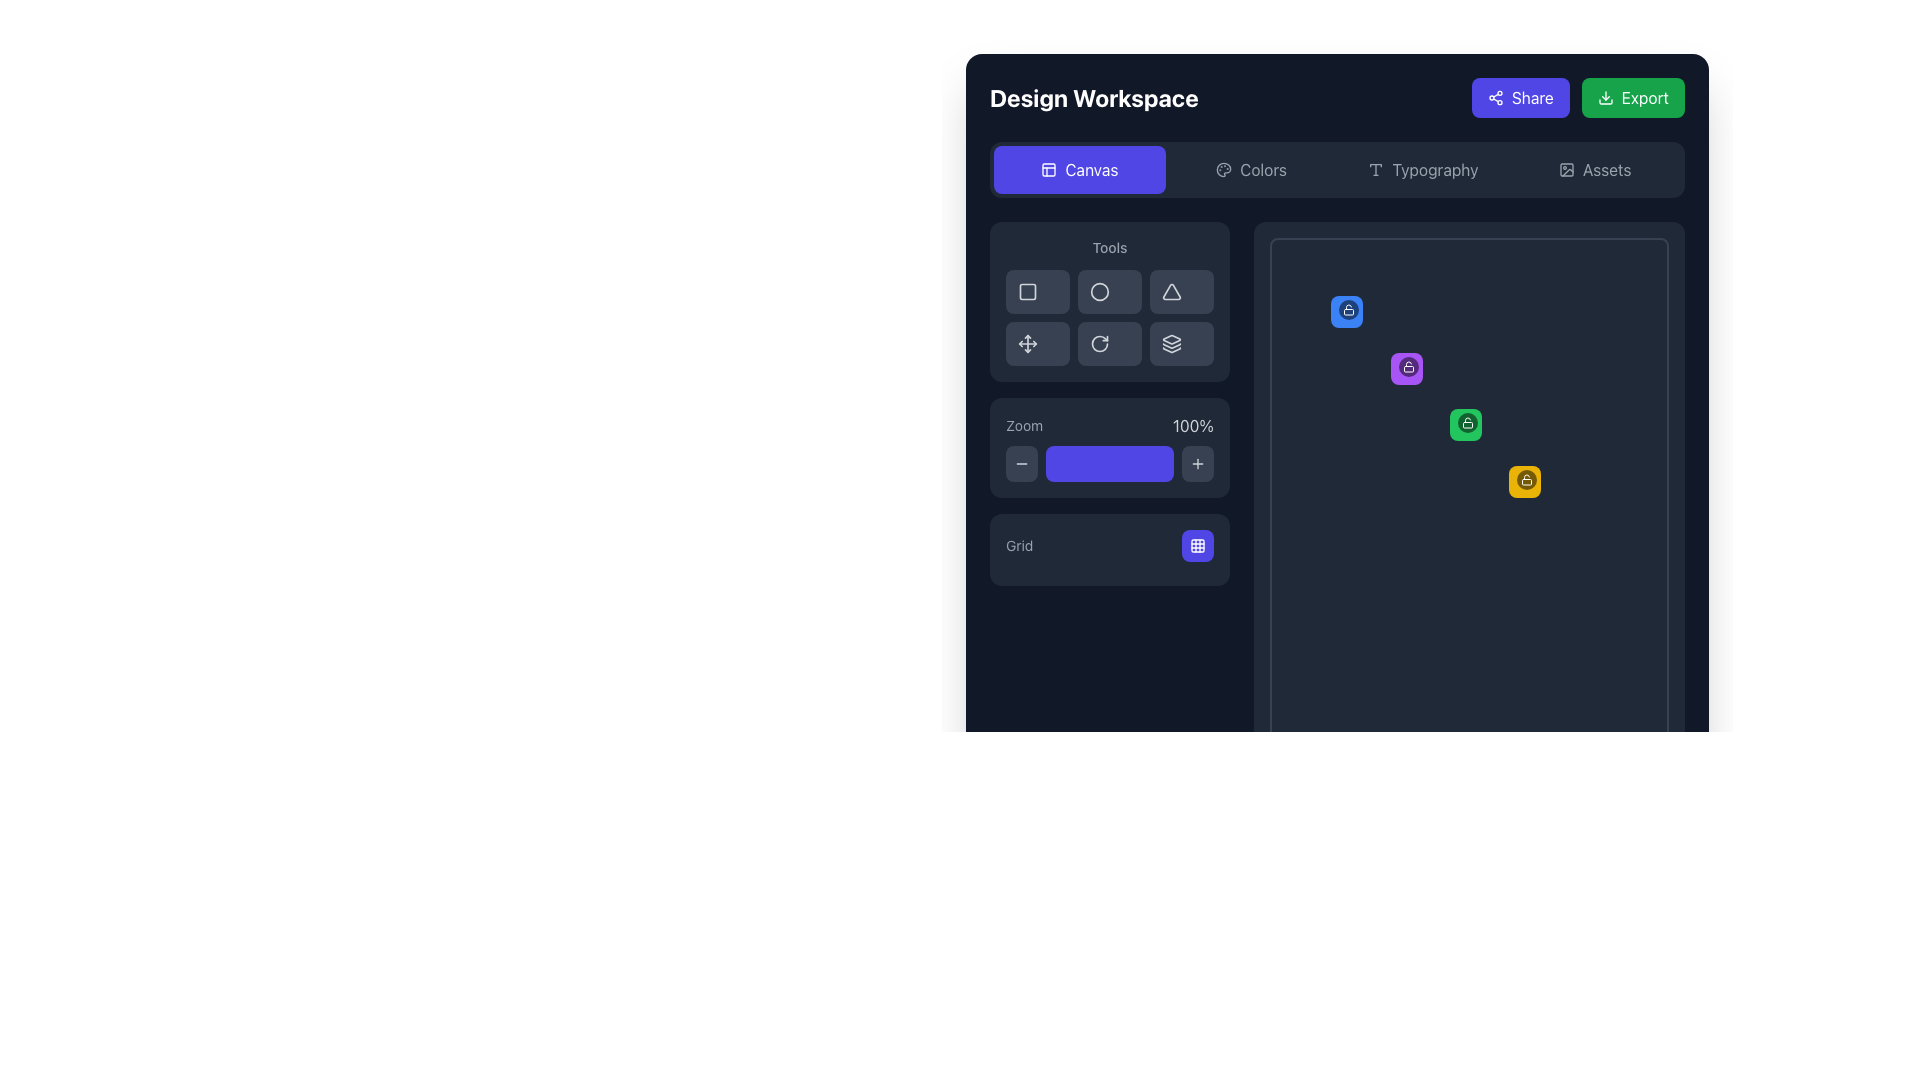 This screenshot has height=1080, width=1920. Describe the element at coordinates (1198, 546) in the screenshot. I see `the grid toggle button located in the bottom-right corner of the Tools panel` at that location.